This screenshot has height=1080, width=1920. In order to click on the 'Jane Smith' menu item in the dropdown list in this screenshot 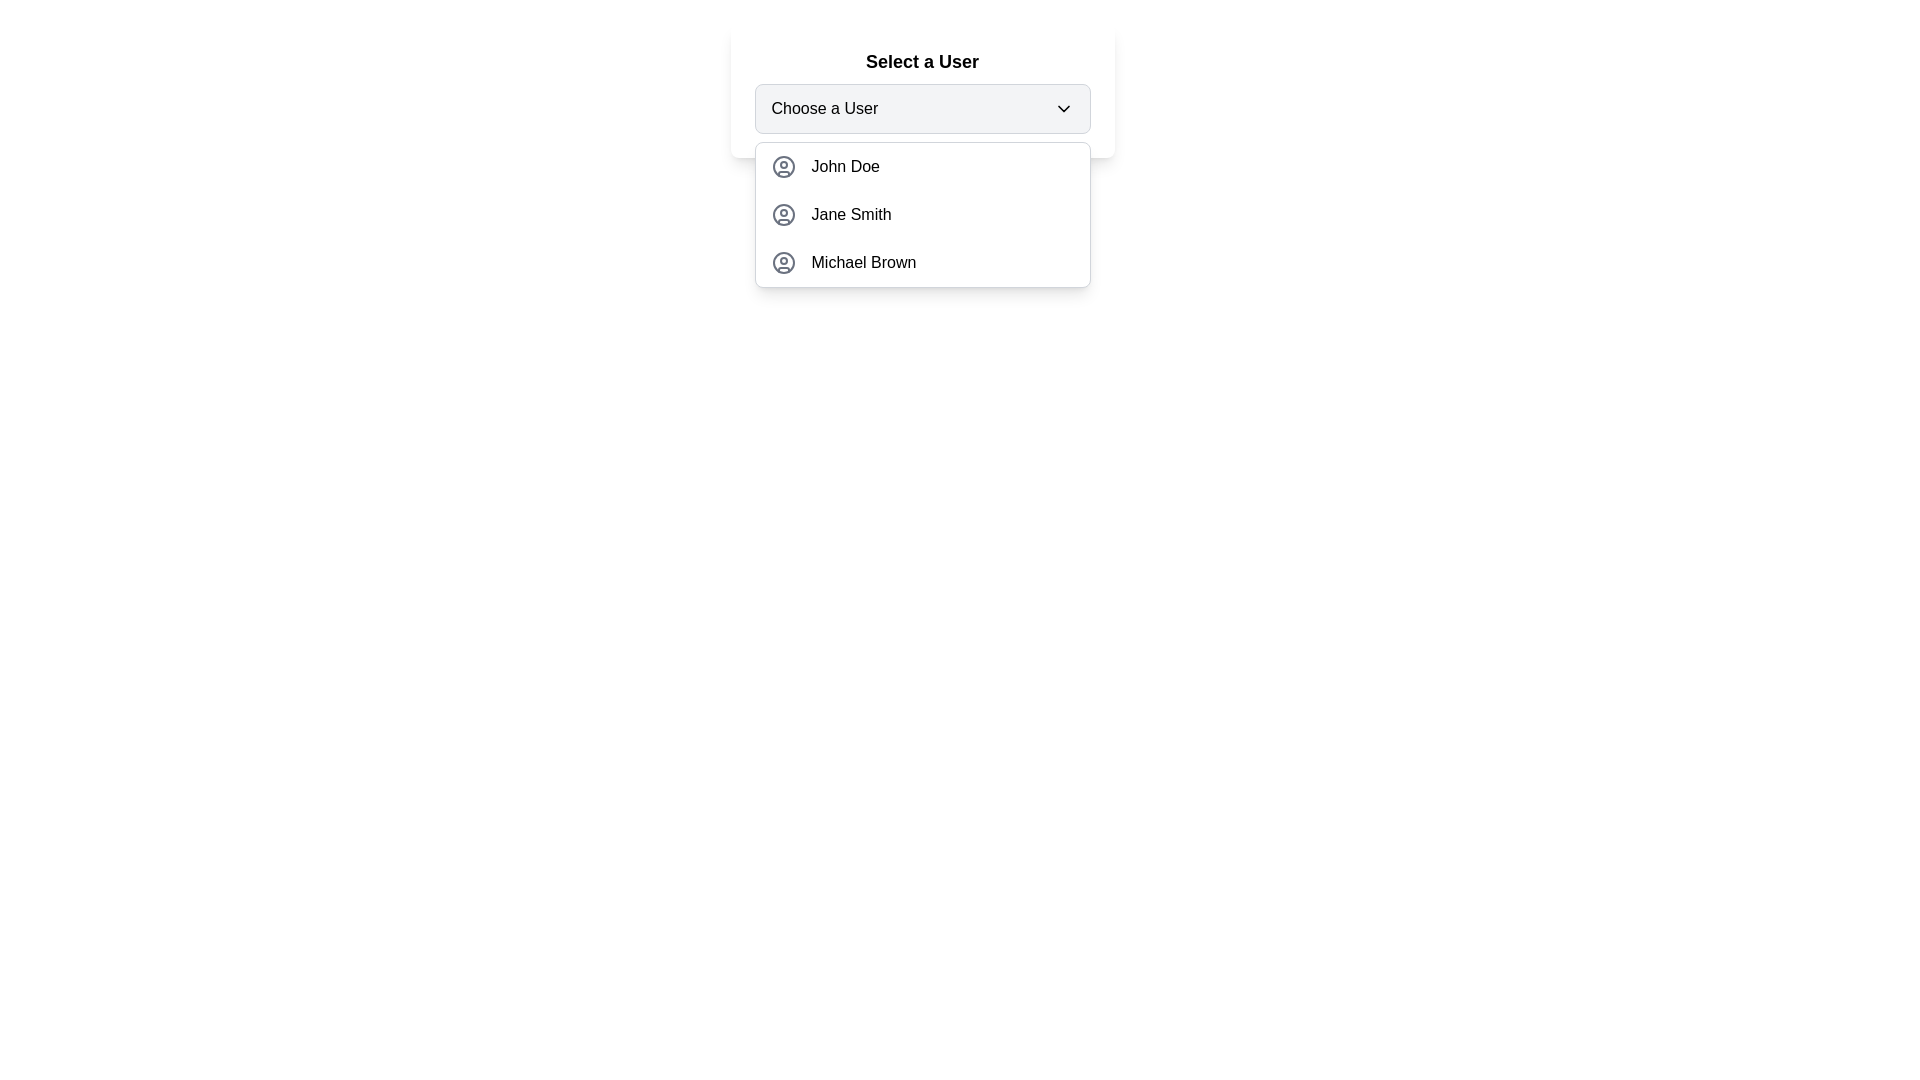, I will do `click(921, 215)`.